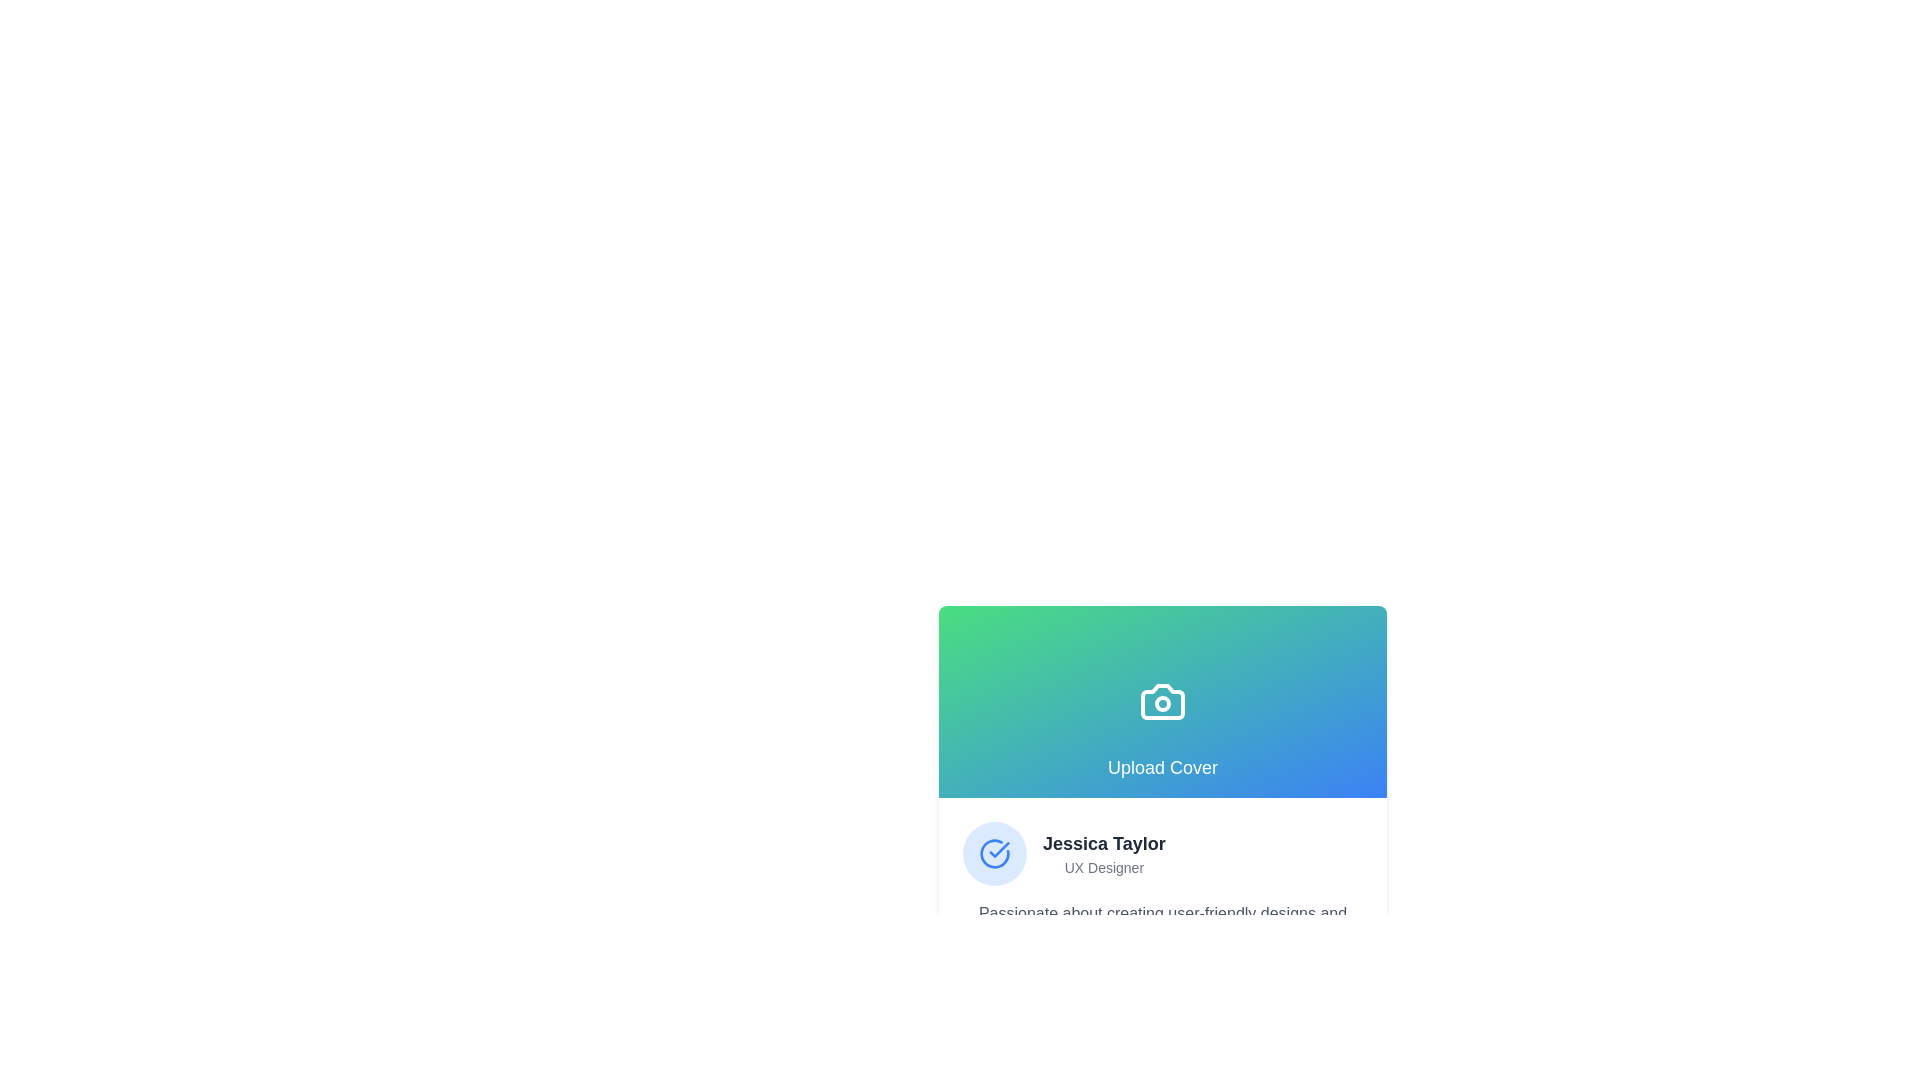  I want to click on the text label that reads 'Passionate about creating user-friendly designs and meaningful experiences.' positioned below the user's role 'UX Designer' and above the action buttons in the profile card, so click(1162, 925).